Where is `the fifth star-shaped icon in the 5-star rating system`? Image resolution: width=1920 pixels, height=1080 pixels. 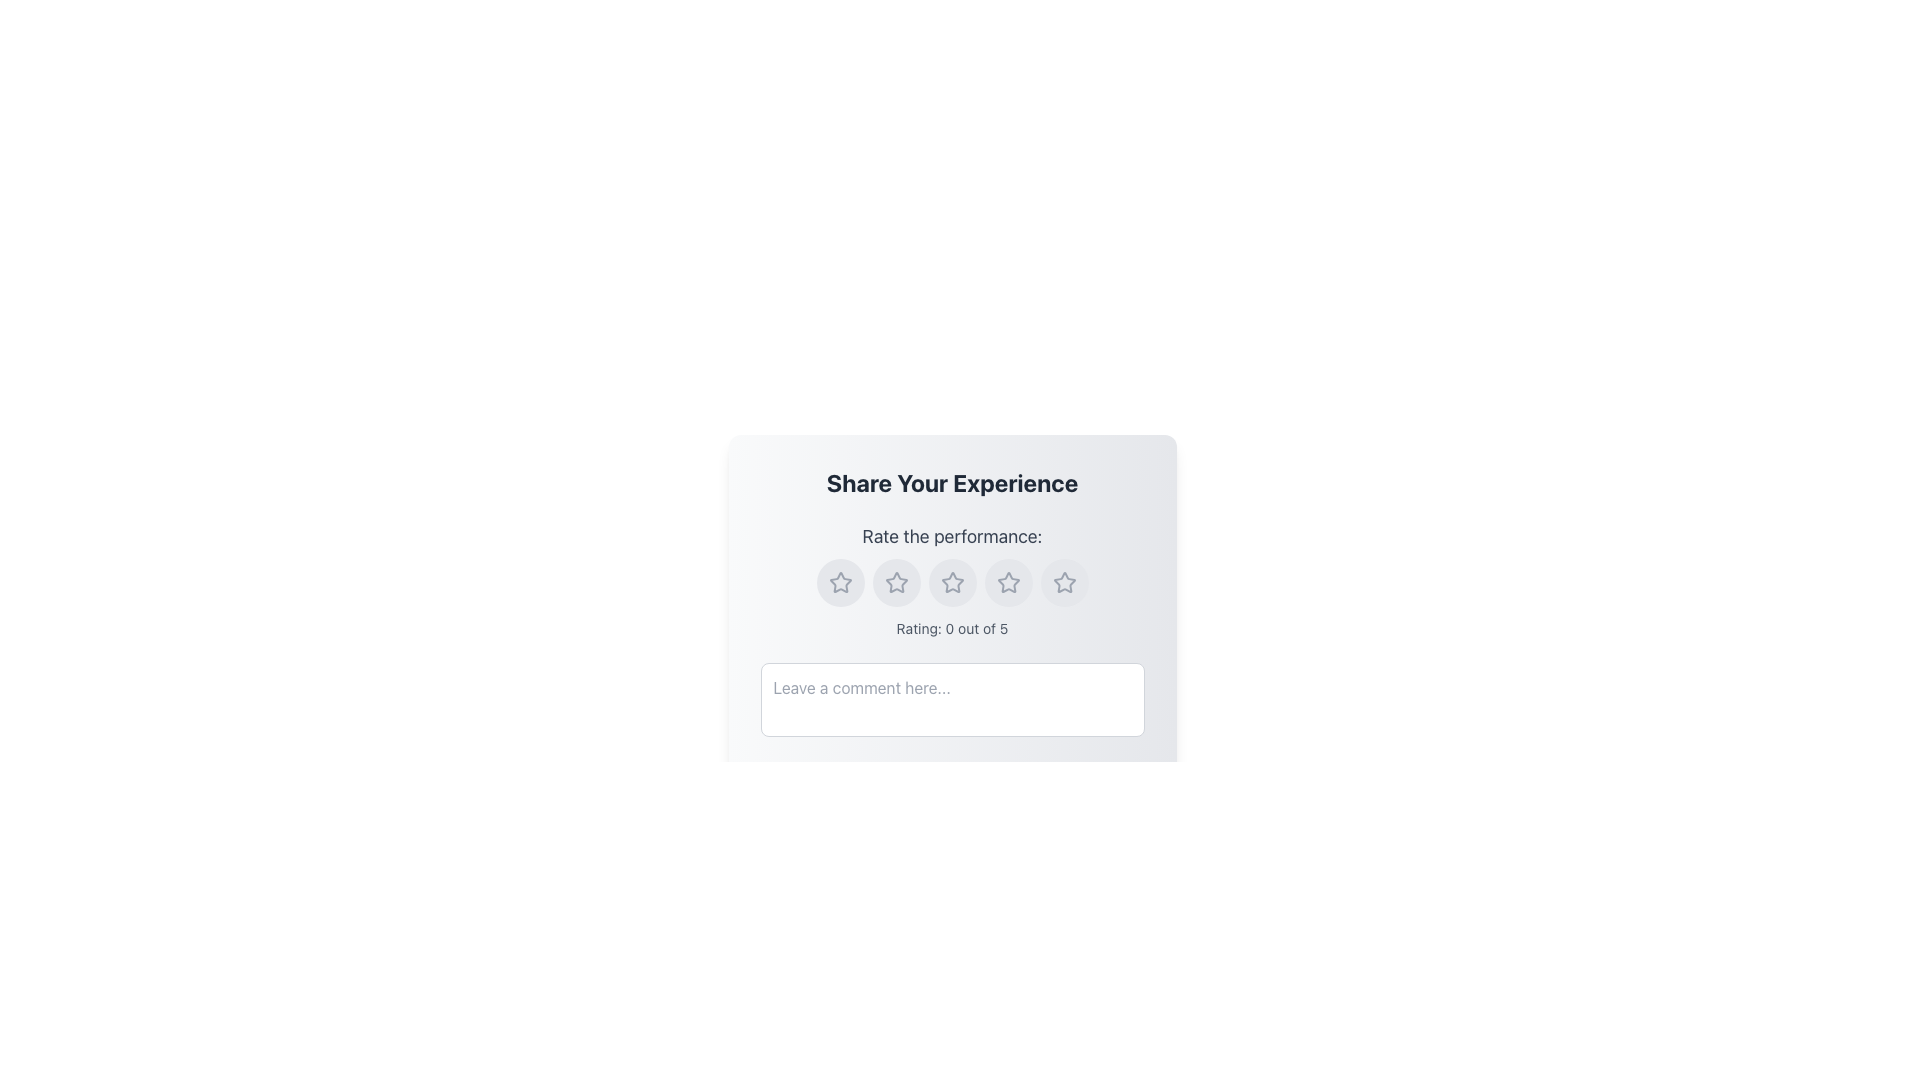 the fifth star-shaped icon in the 5-star rating system is located at coordinates (1063, 582).